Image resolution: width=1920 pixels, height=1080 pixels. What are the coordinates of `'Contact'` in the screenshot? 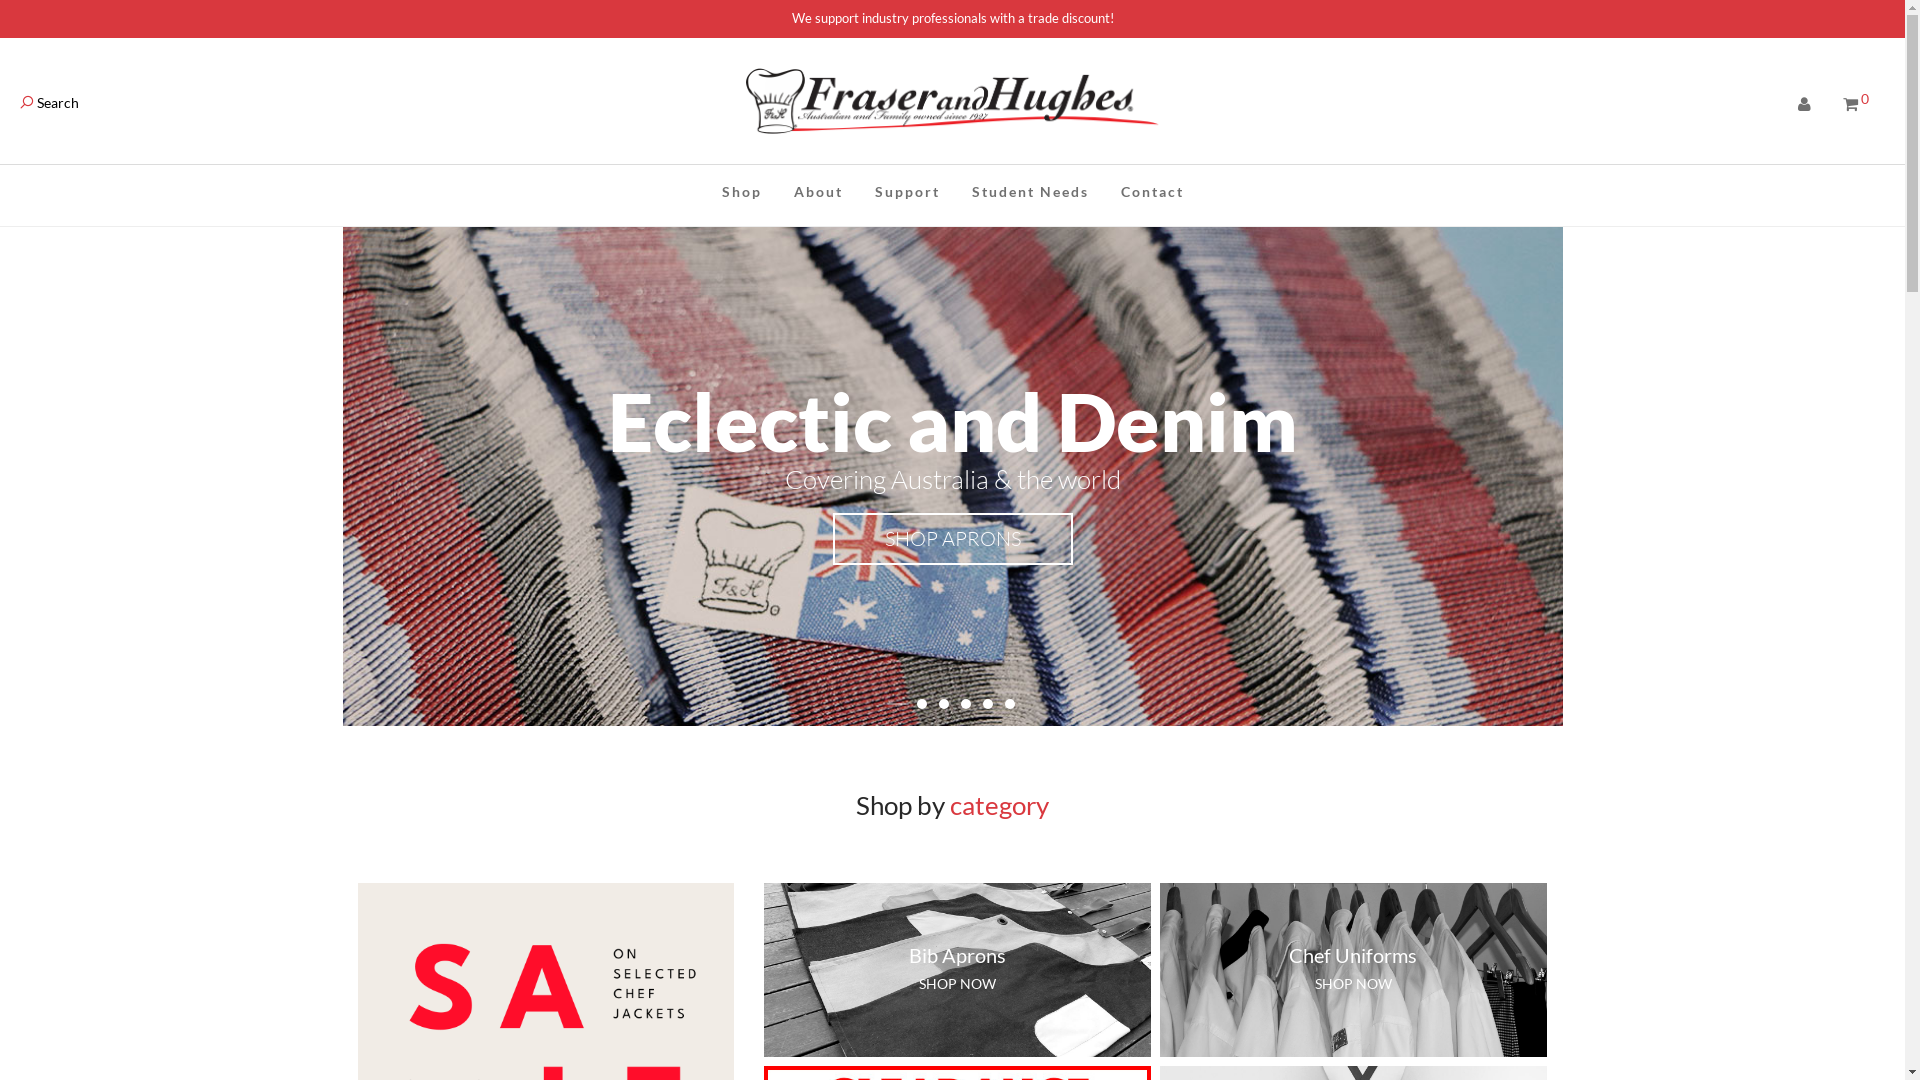 It's located at (1151, 191).